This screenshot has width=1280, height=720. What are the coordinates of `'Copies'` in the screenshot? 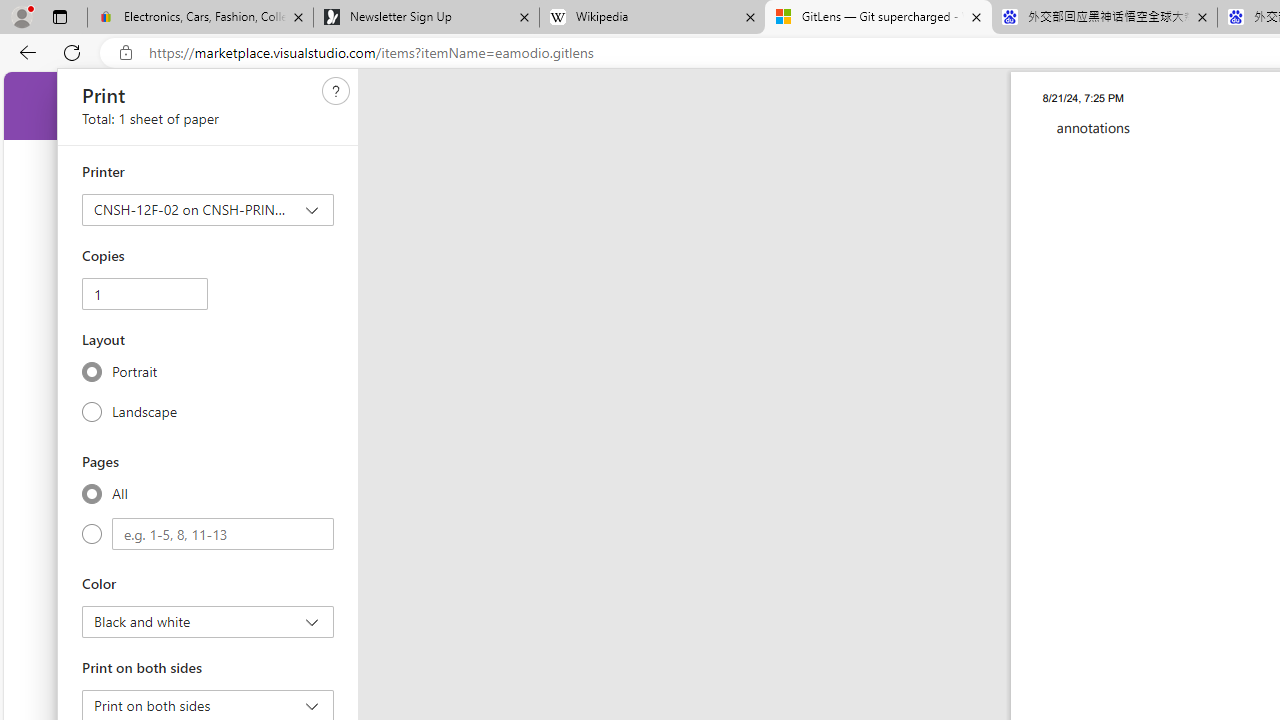 It's located at (143, 294).